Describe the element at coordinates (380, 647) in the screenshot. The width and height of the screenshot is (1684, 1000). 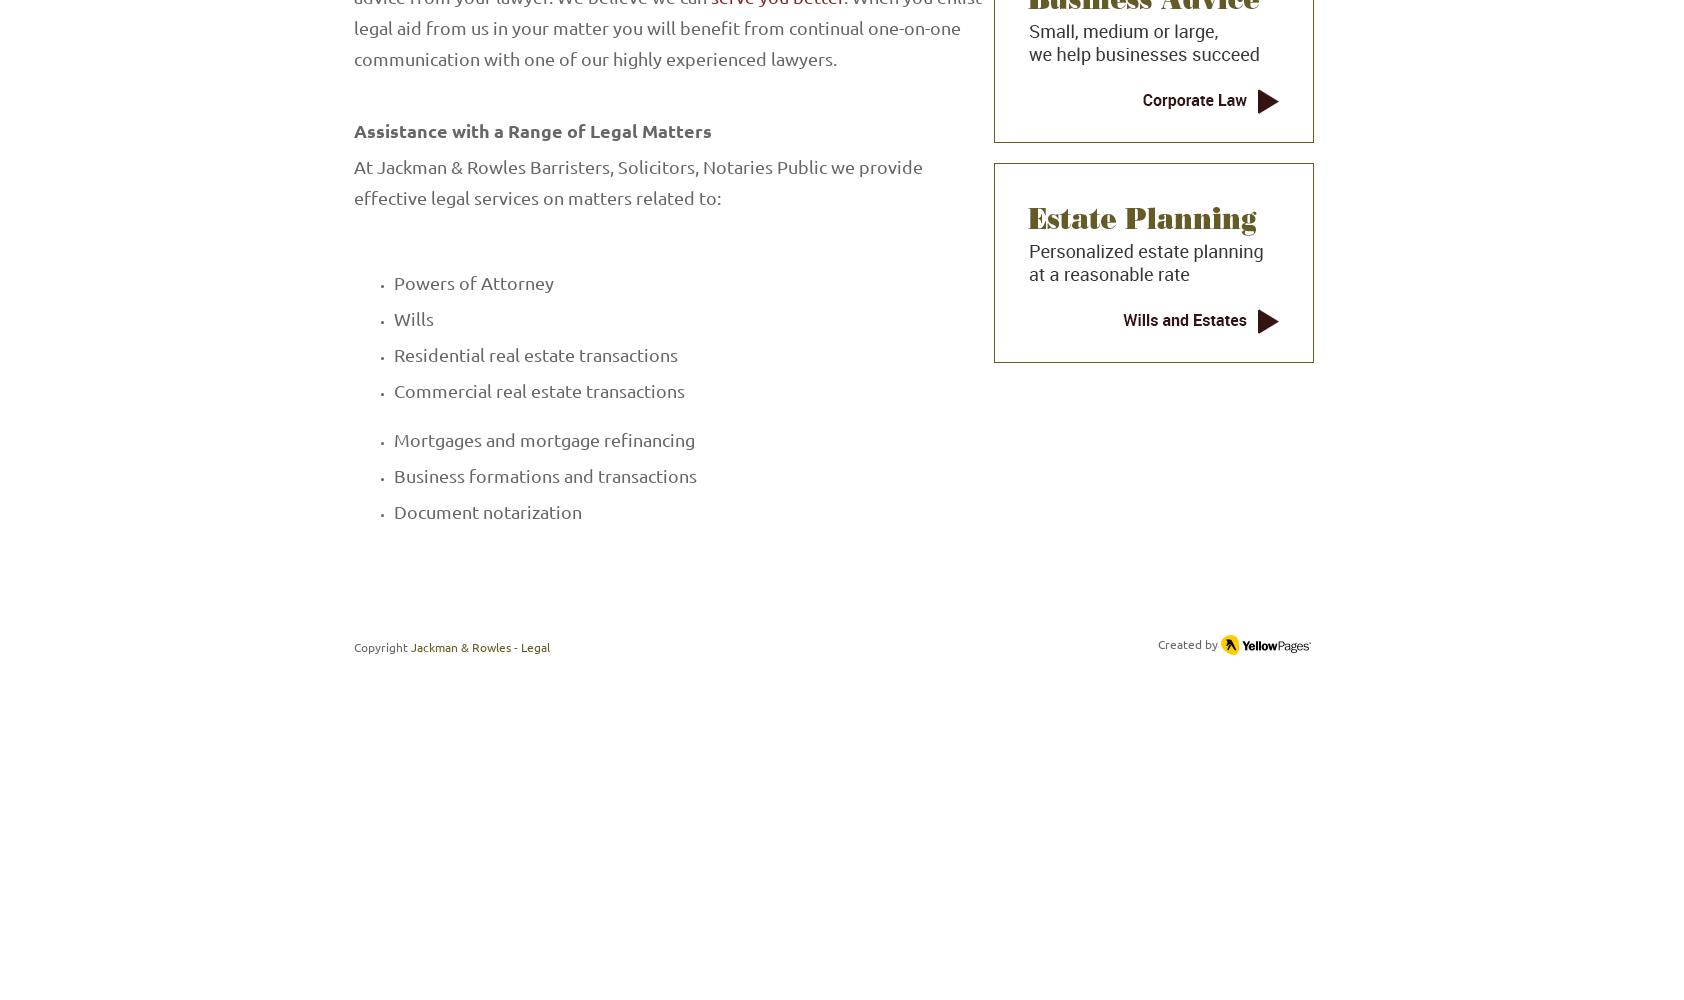
I see `'Copyright'` at that location.